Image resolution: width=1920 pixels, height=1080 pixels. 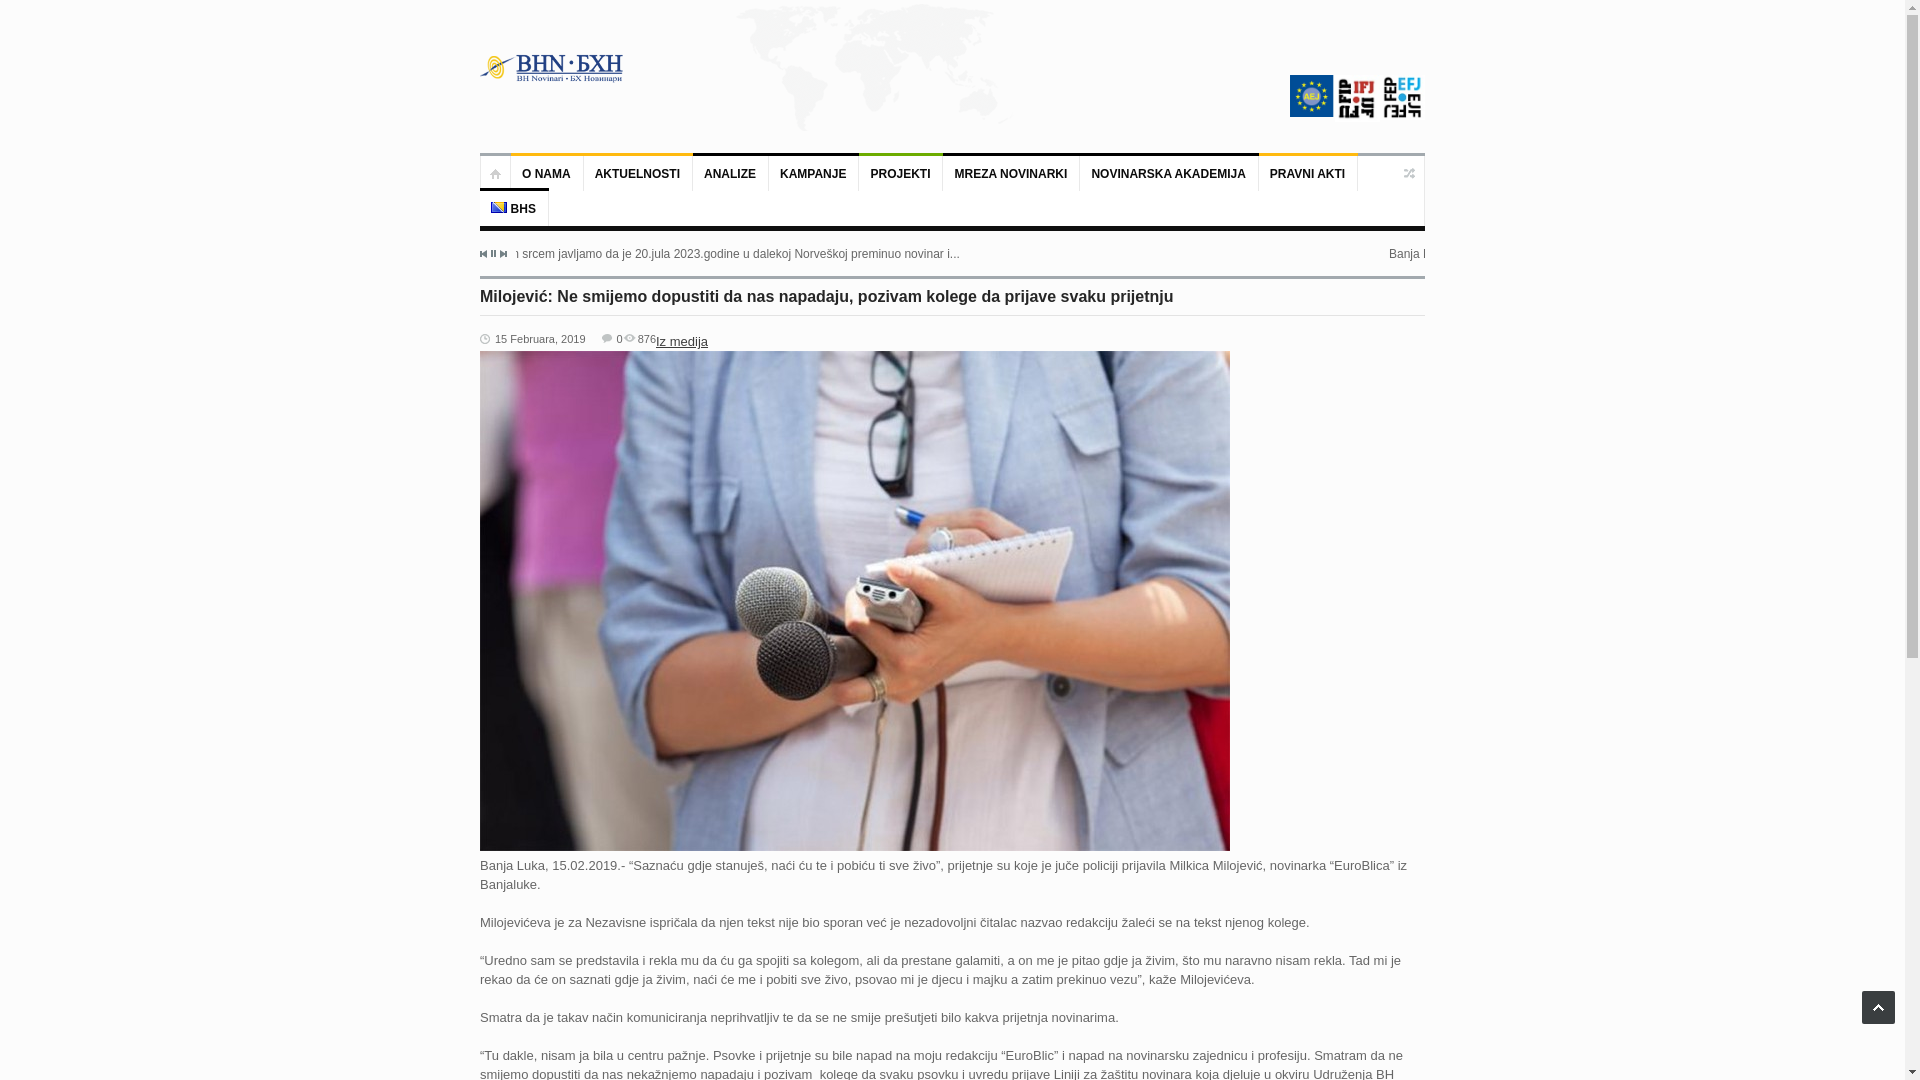 What do you see at coordinates (729, 172) in the screenshot?
I see `'ANALIZE'` at bounding box center [729, 172].